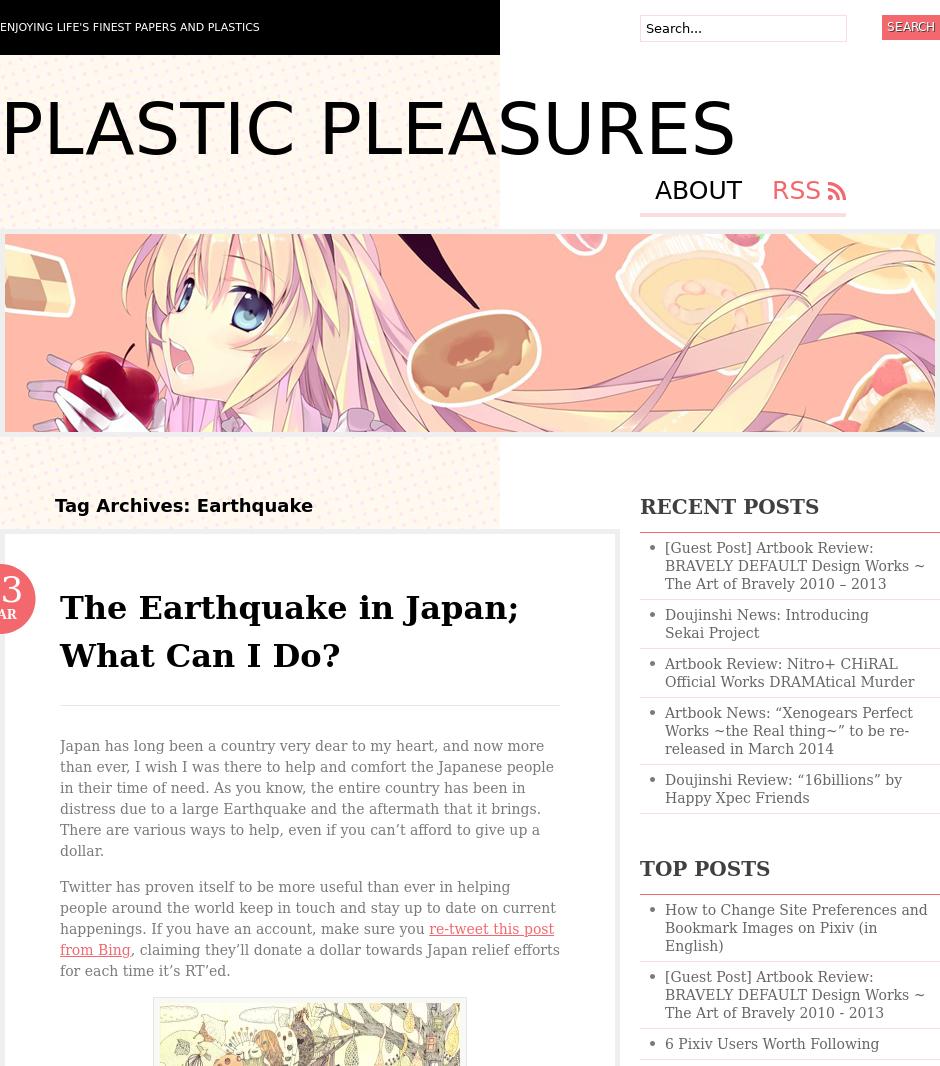 Image resolution: width=940 pixels, height=1066 pixels. Describe the element at coordinates (795, 927) in the screenshot. I see `'How to Change Site Preferences and Bookmark Images on Pixiv (in English)'` at that location.